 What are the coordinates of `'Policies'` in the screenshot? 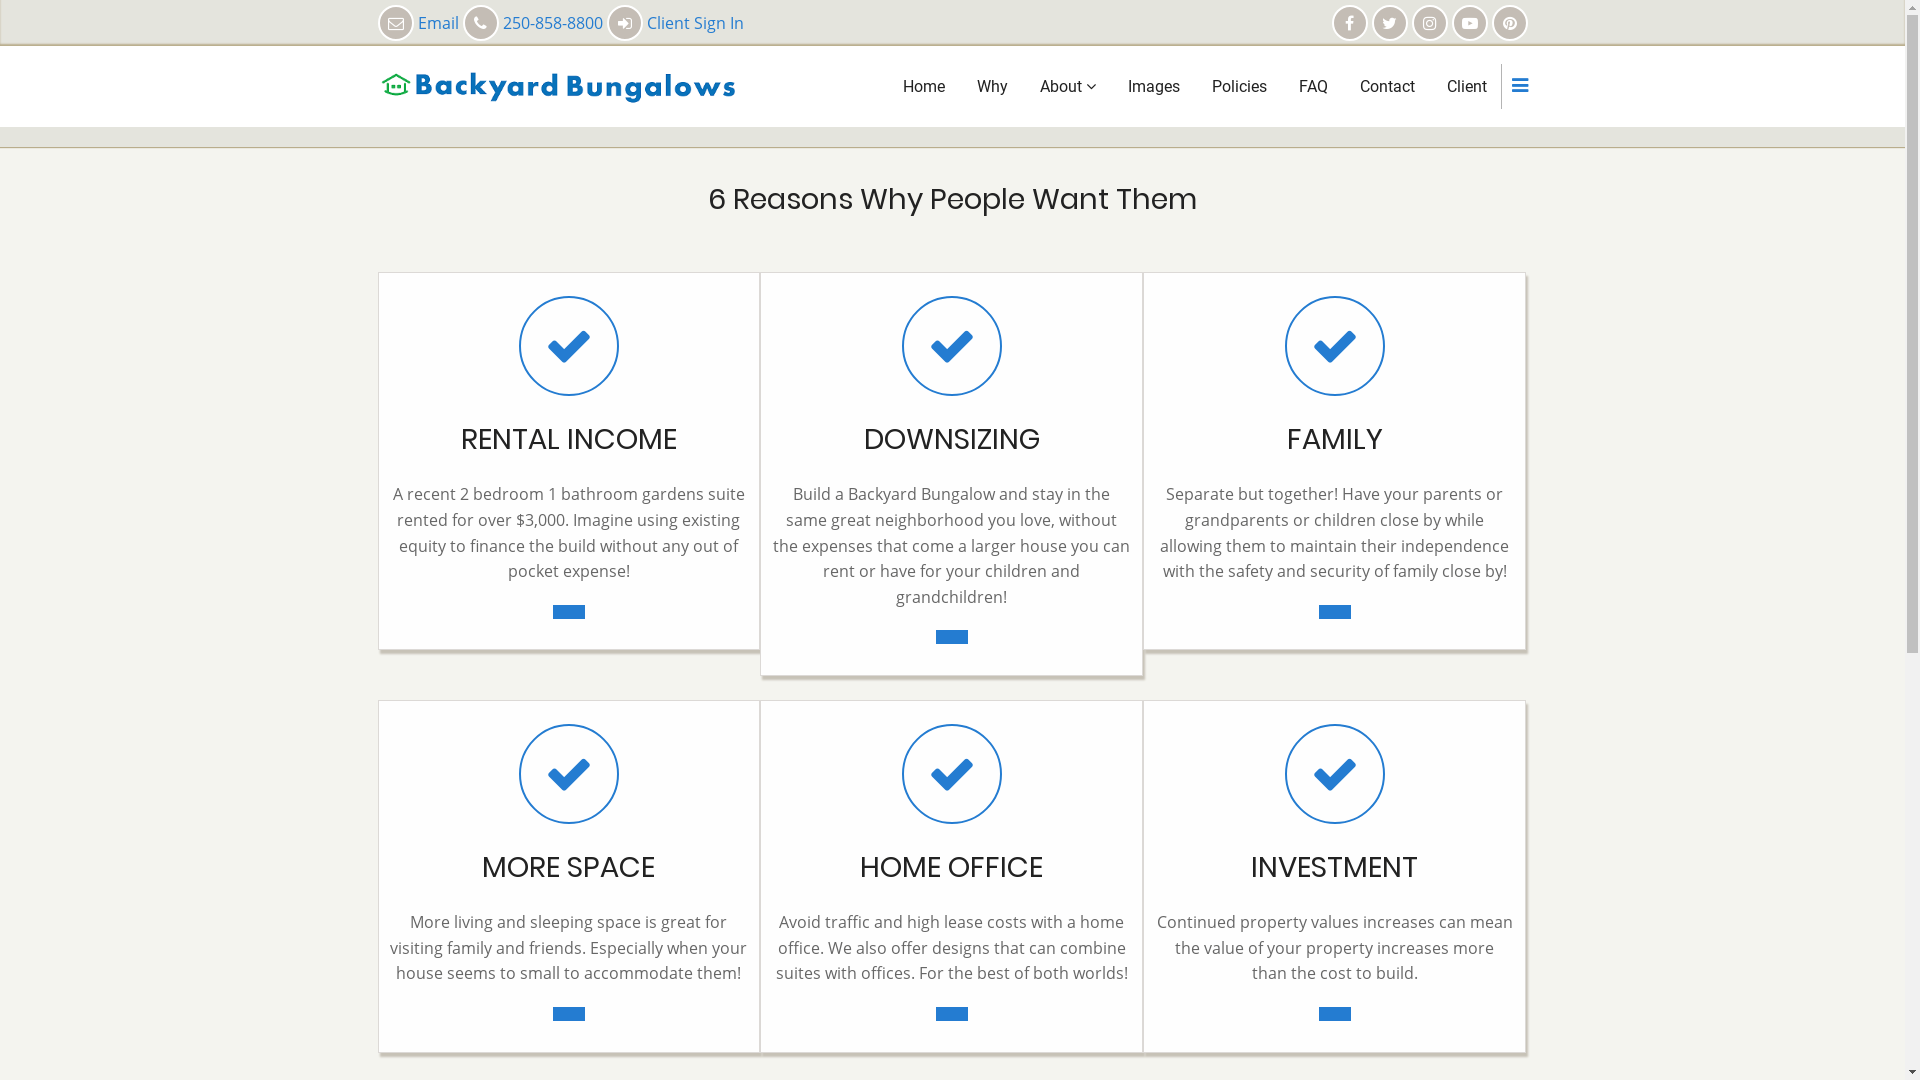 It's located at (1198, 86).